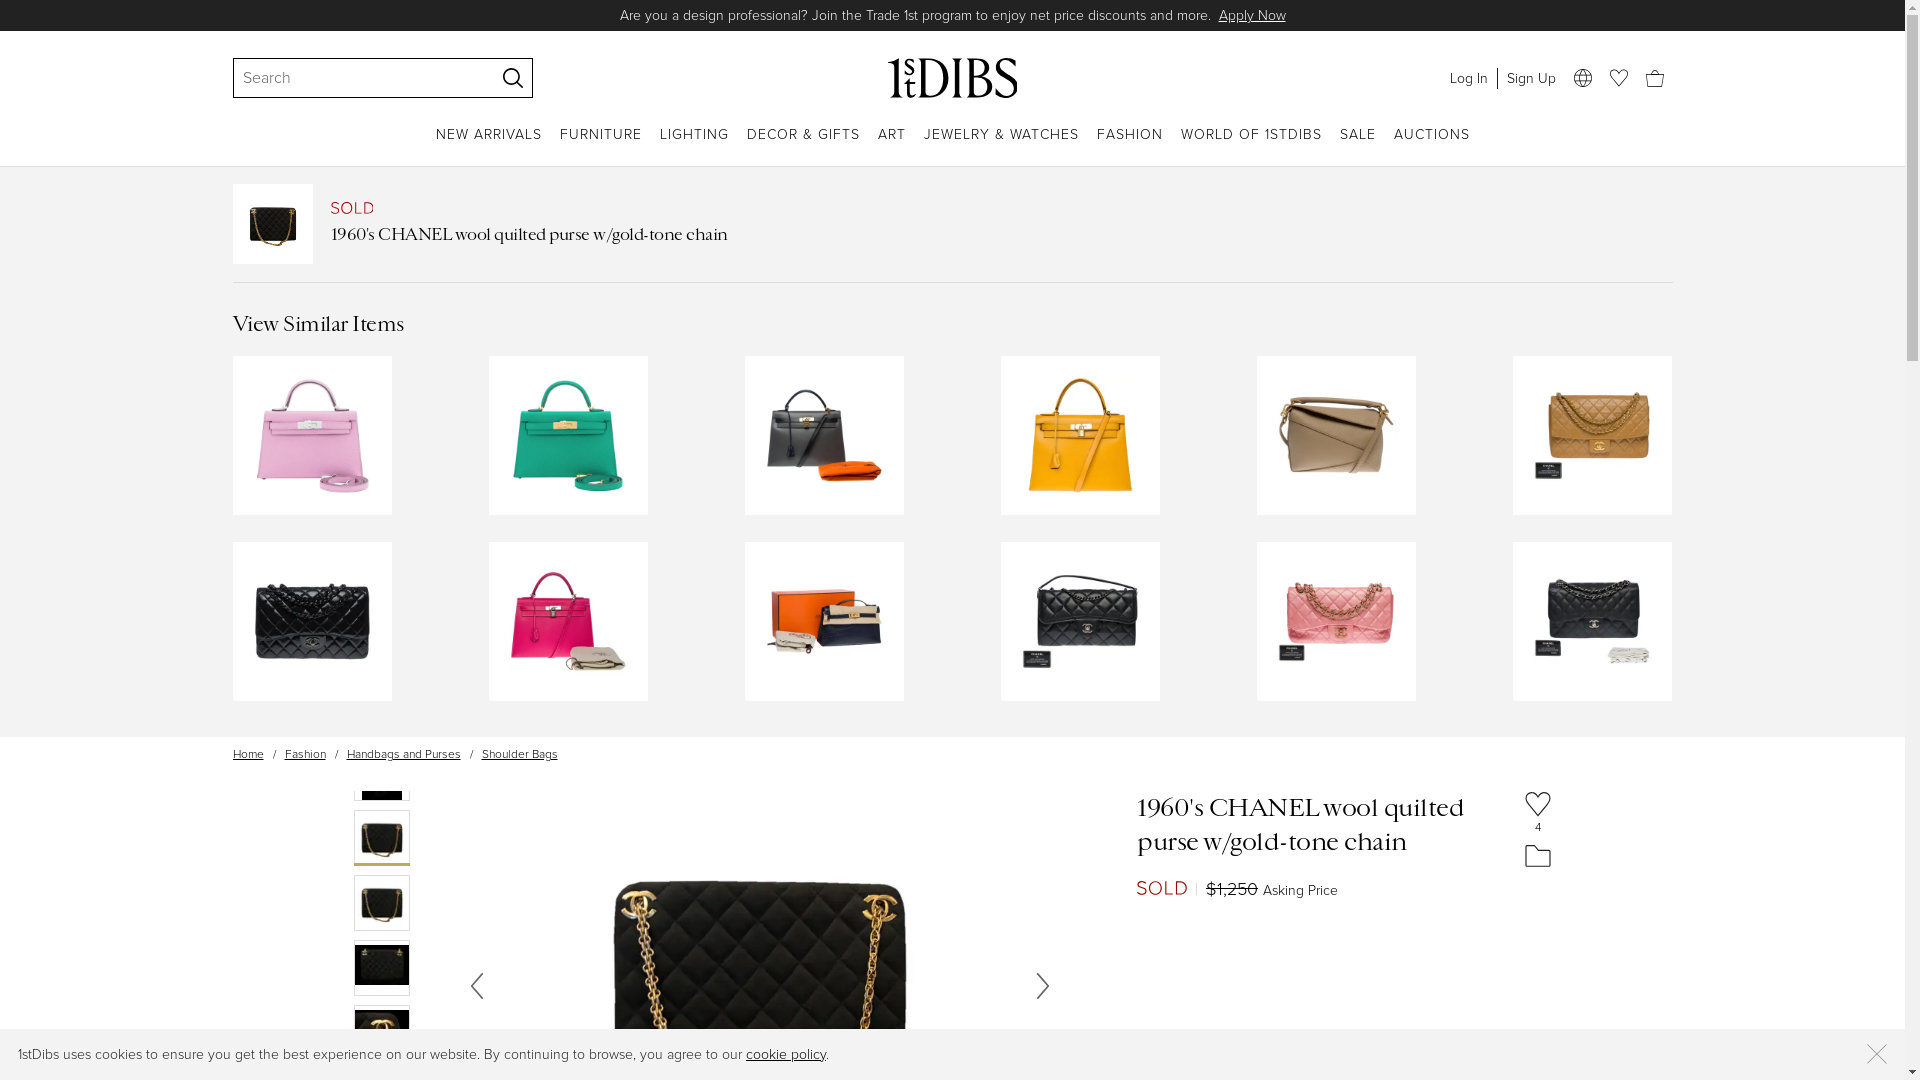  I want to click on 'SKIP TO MAIN CONTENT', so click(8, 8).